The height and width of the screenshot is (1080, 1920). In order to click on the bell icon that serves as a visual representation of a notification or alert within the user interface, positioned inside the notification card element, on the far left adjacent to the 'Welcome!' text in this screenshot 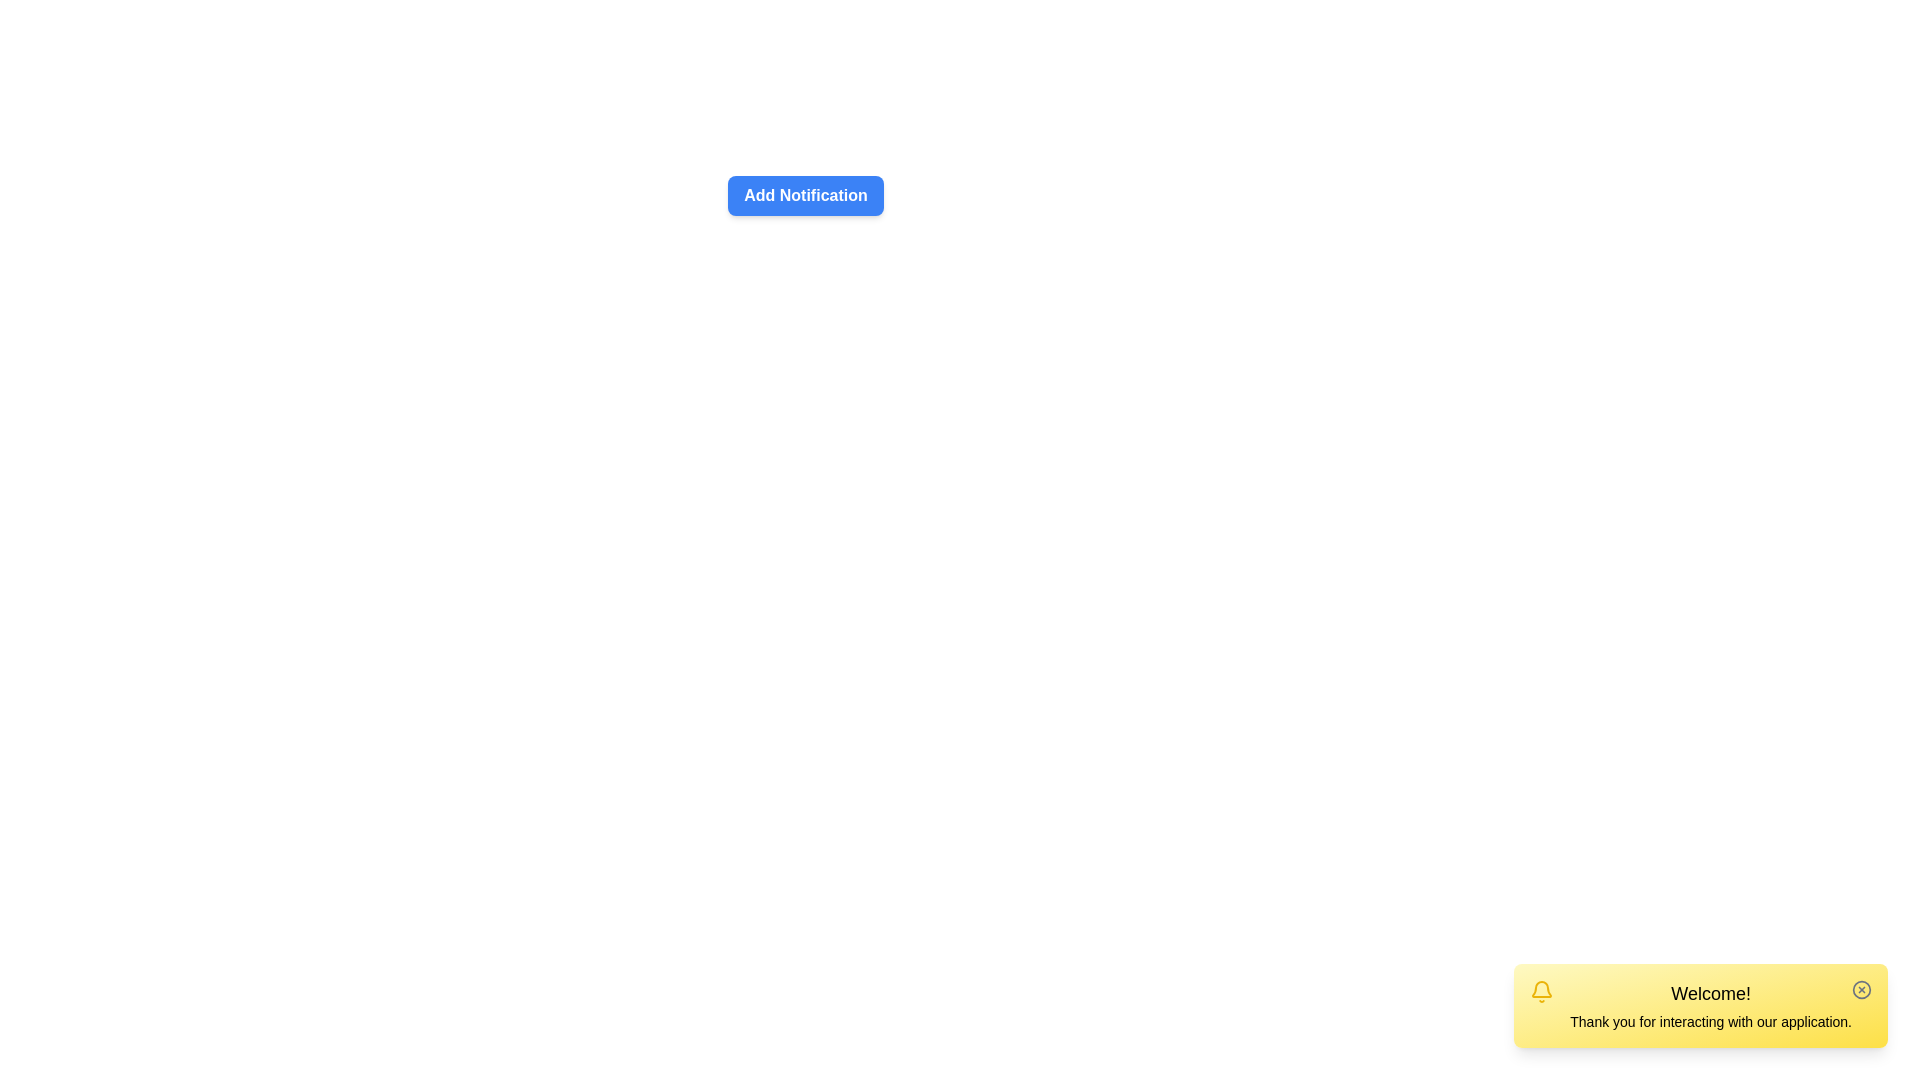, I will do `click(1541, 991)`.